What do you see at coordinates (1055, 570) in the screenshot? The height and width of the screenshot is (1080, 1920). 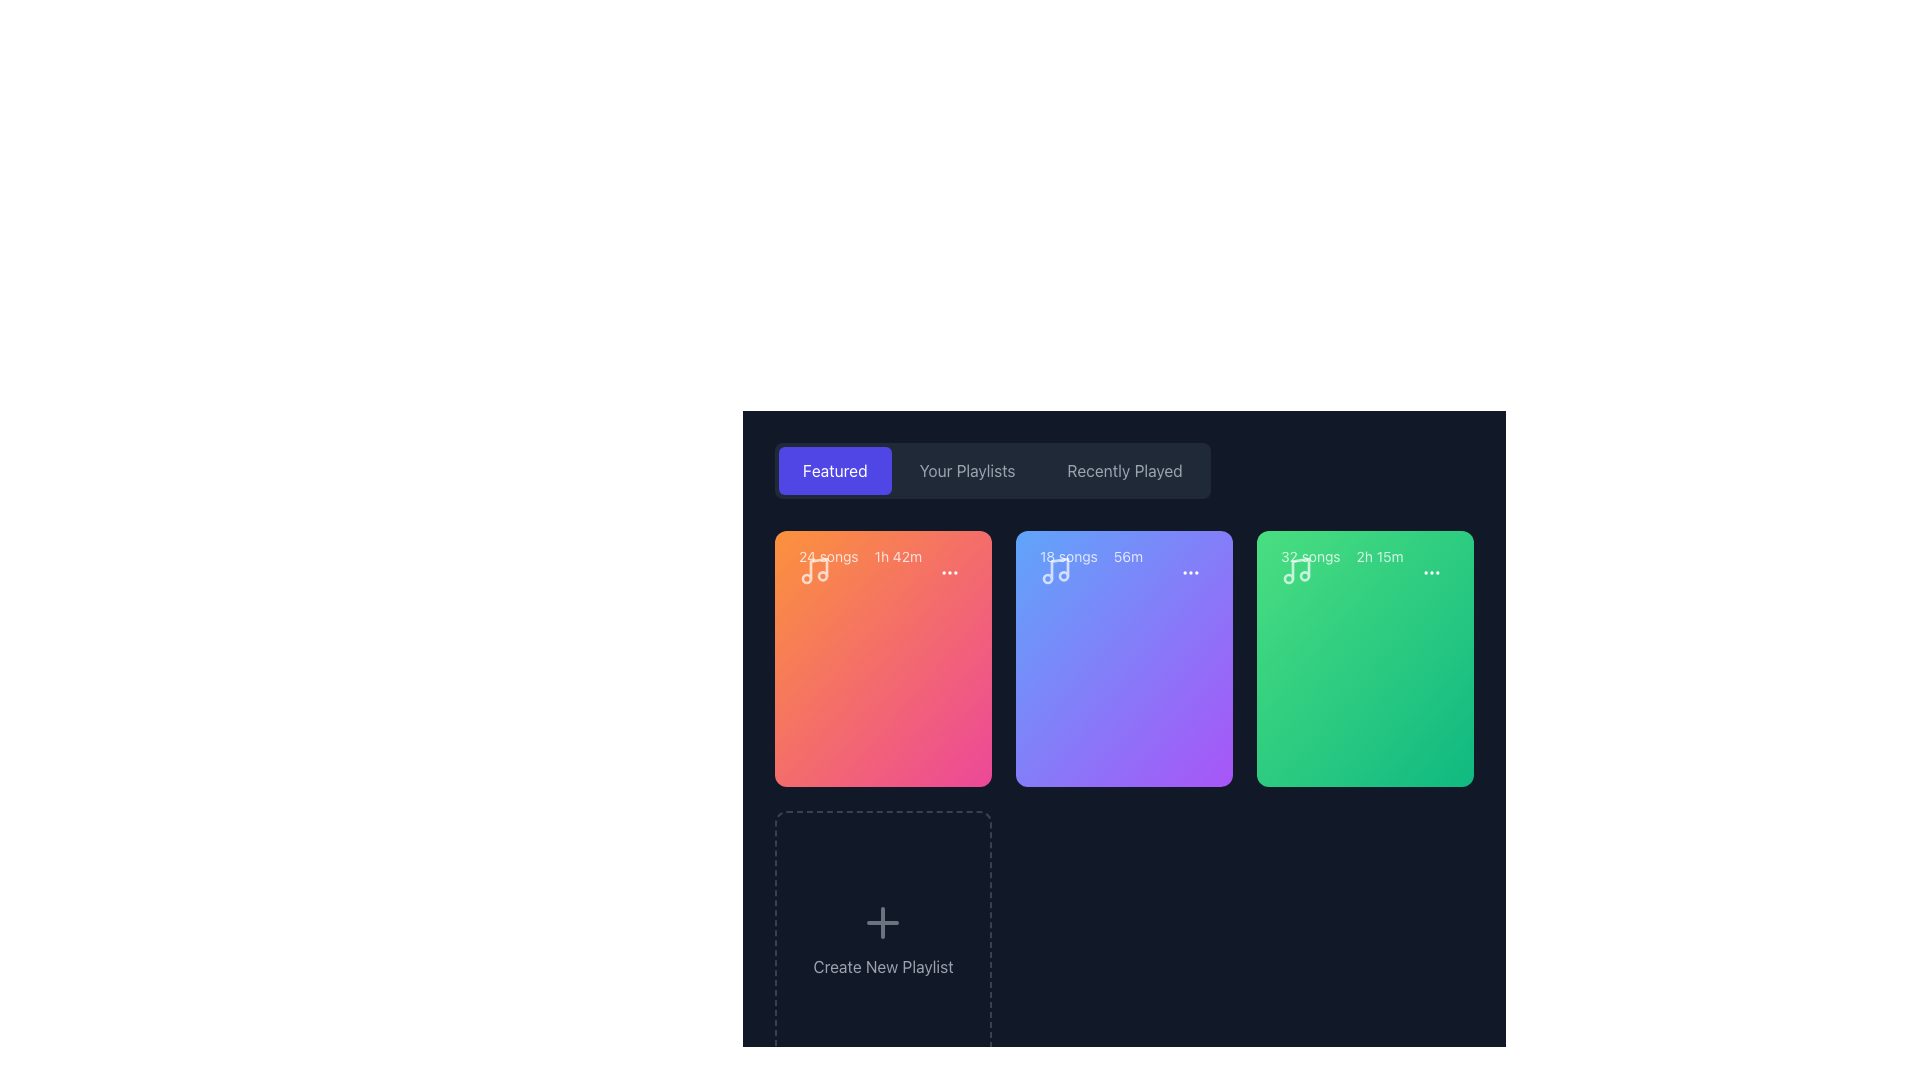 I see `the white musical note icon located in the top-left corner of the blue card, which has the text '8 songs' displayed above it` at bounding box center [1055, 570].